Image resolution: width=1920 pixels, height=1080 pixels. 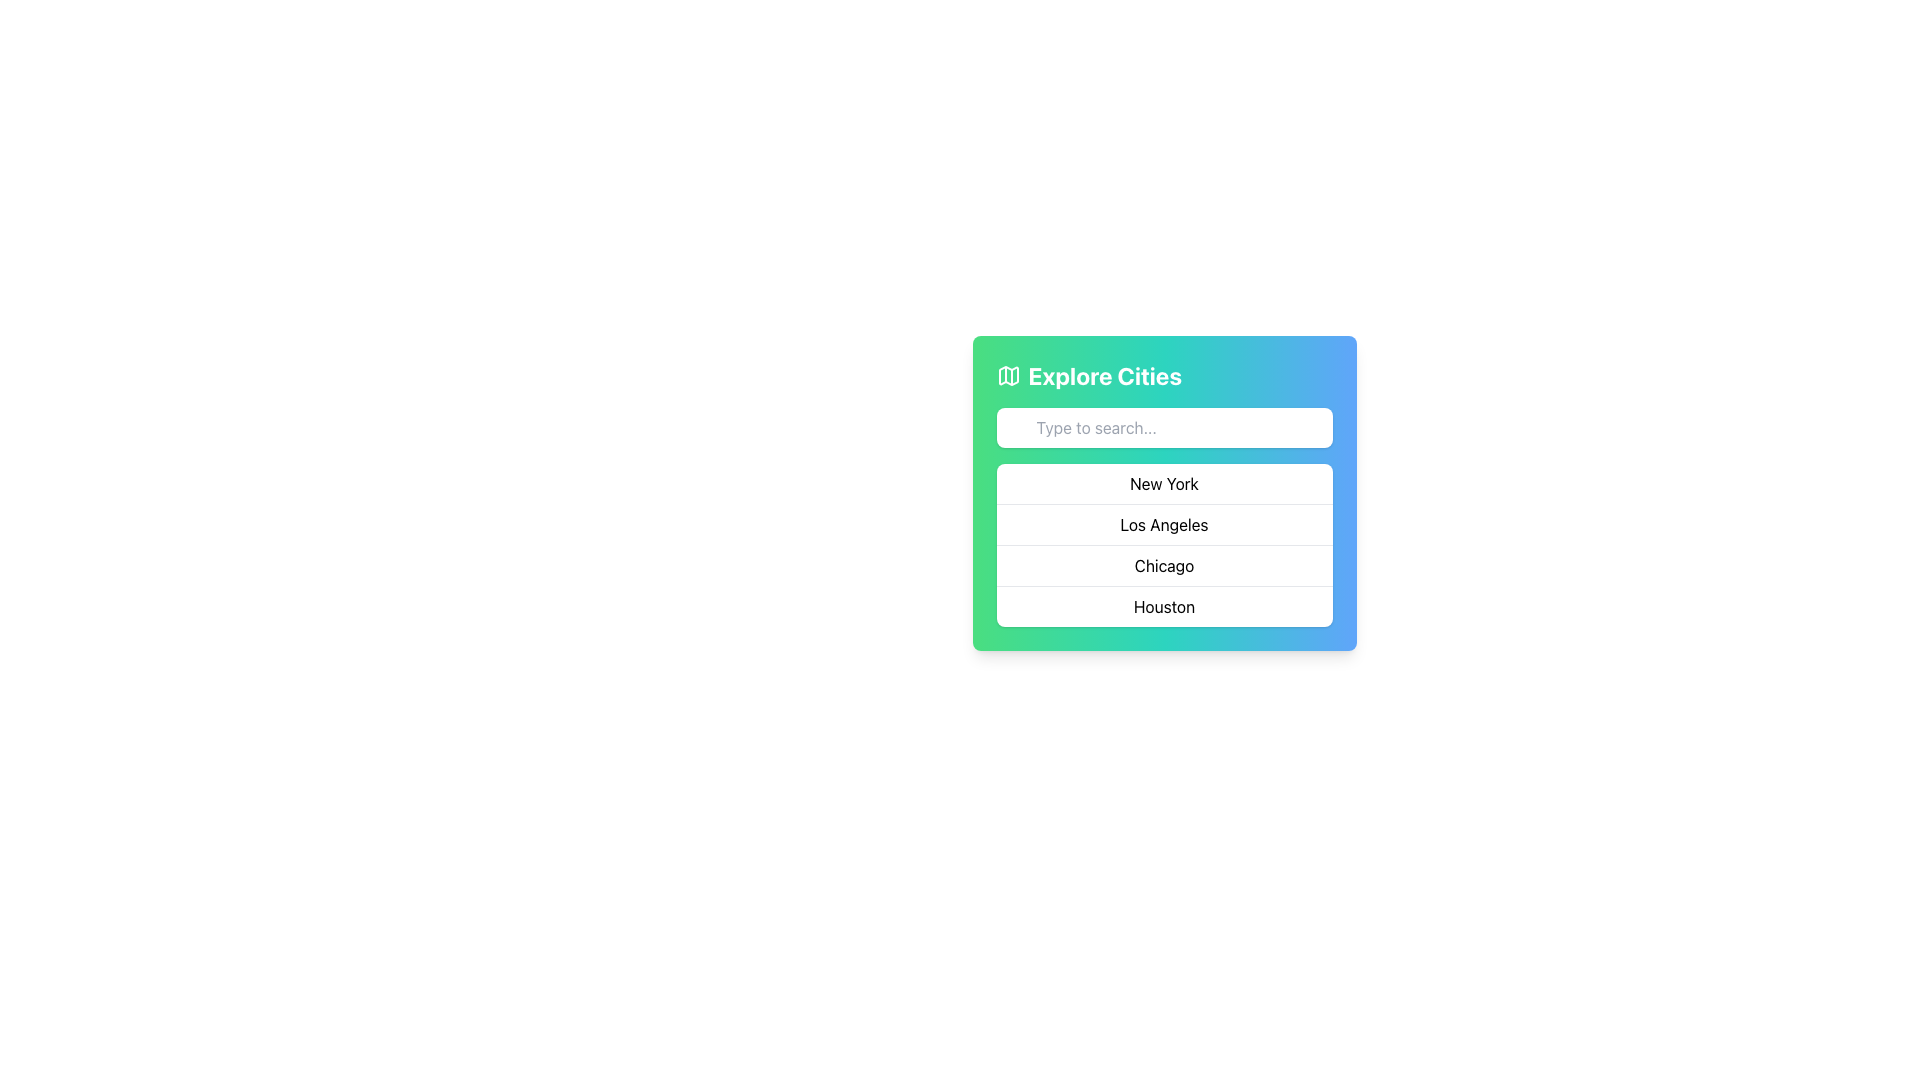 What do you see at coordinates (1164, 565) in the screenshot?
I see `the third item in the city names list, located below 'Los Angeles' and above 'Houston'` at bounding box center [1164, 565].